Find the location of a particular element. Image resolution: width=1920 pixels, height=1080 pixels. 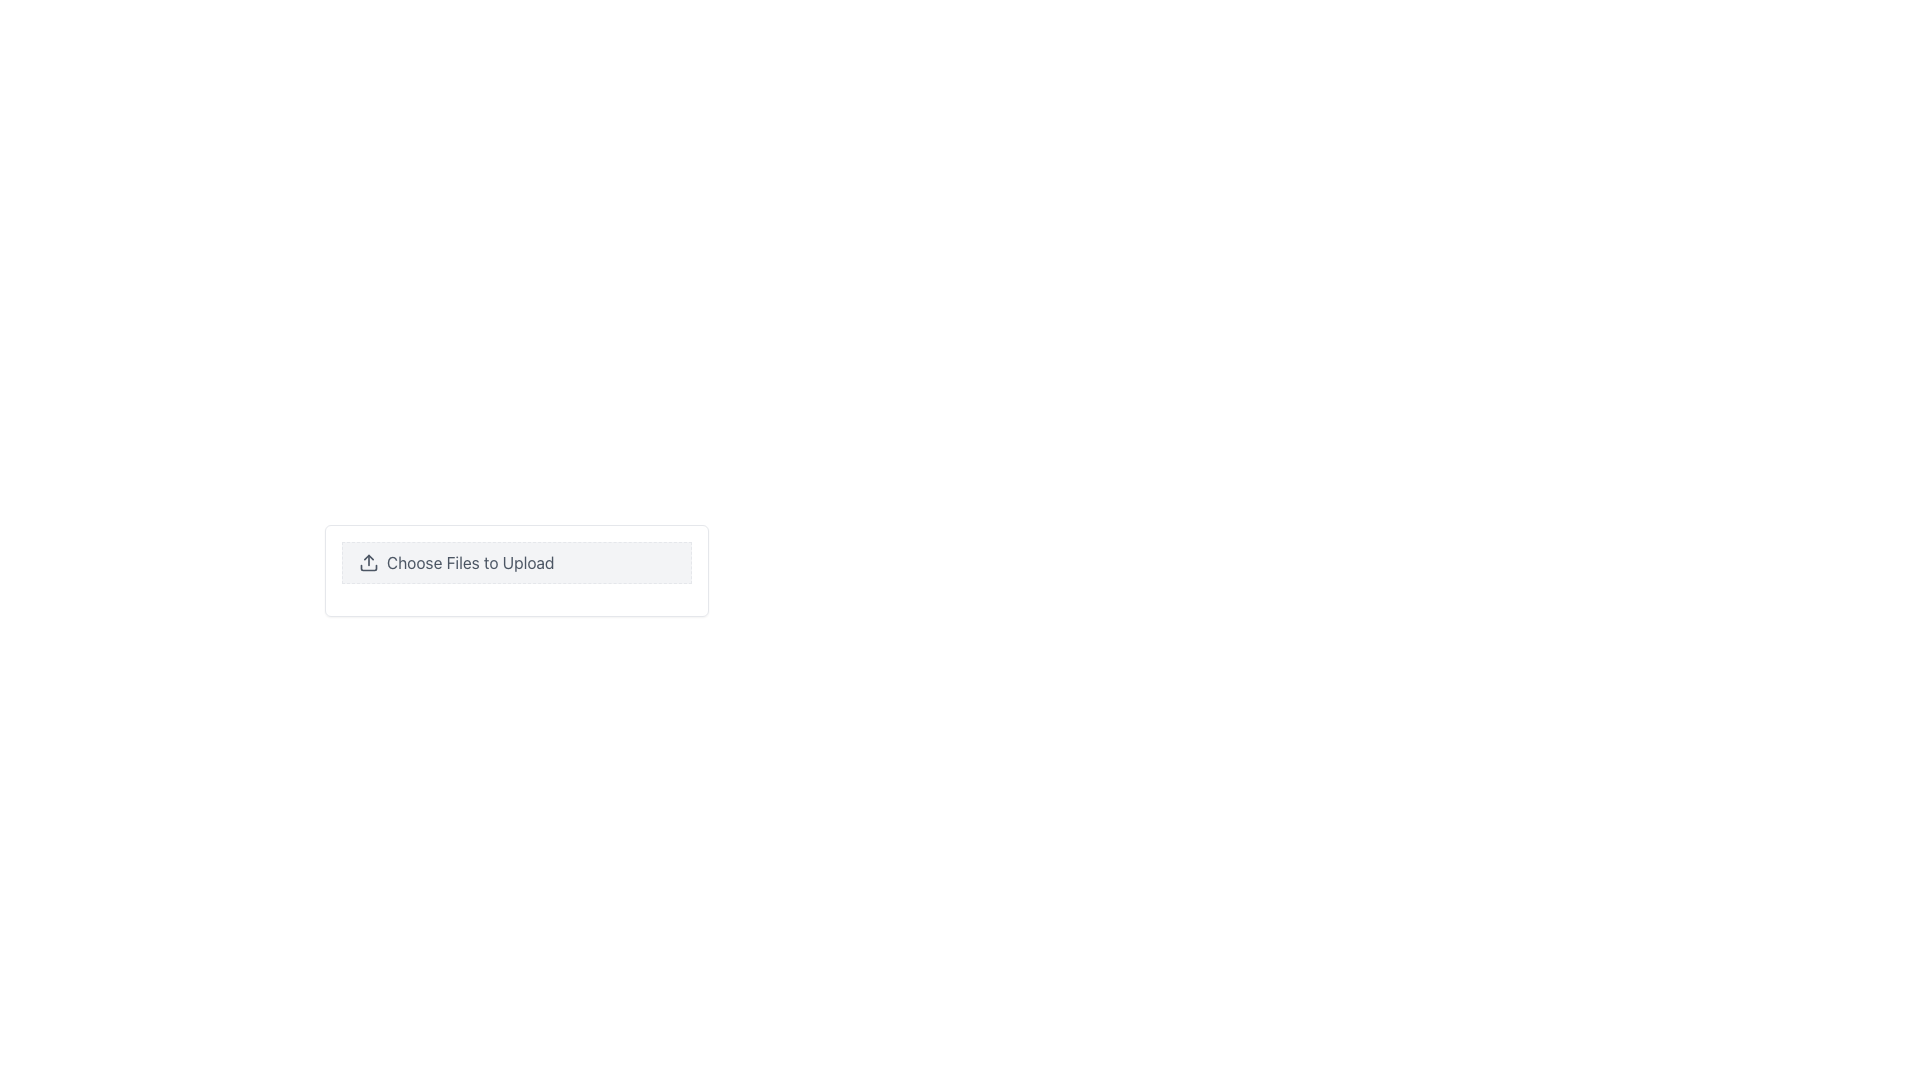

the button labeled 'Choose Files to Upload' with a dashed light-gray border to observe its hover effect is located at coordinates (517, 563).